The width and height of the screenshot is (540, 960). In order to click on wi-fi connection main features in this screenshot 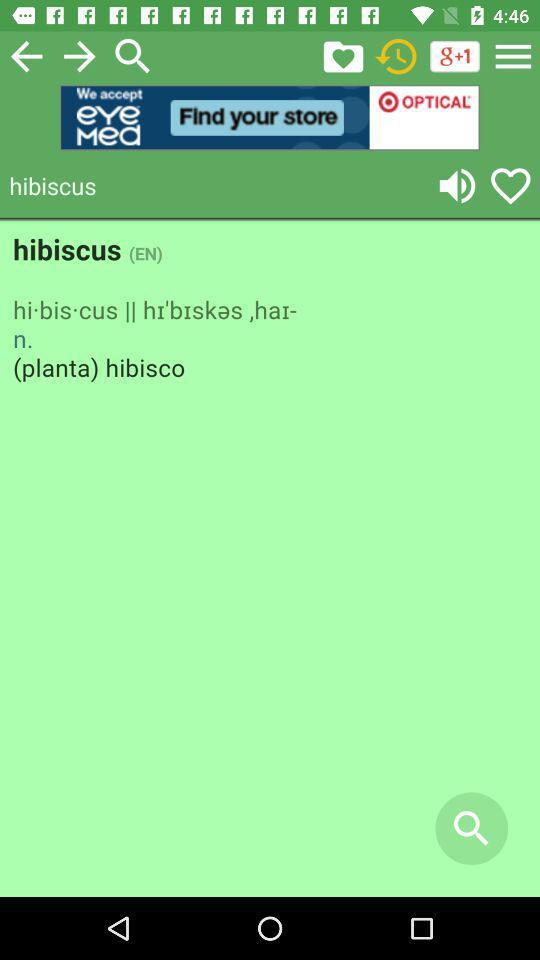, I will do `click(396, 55)`.